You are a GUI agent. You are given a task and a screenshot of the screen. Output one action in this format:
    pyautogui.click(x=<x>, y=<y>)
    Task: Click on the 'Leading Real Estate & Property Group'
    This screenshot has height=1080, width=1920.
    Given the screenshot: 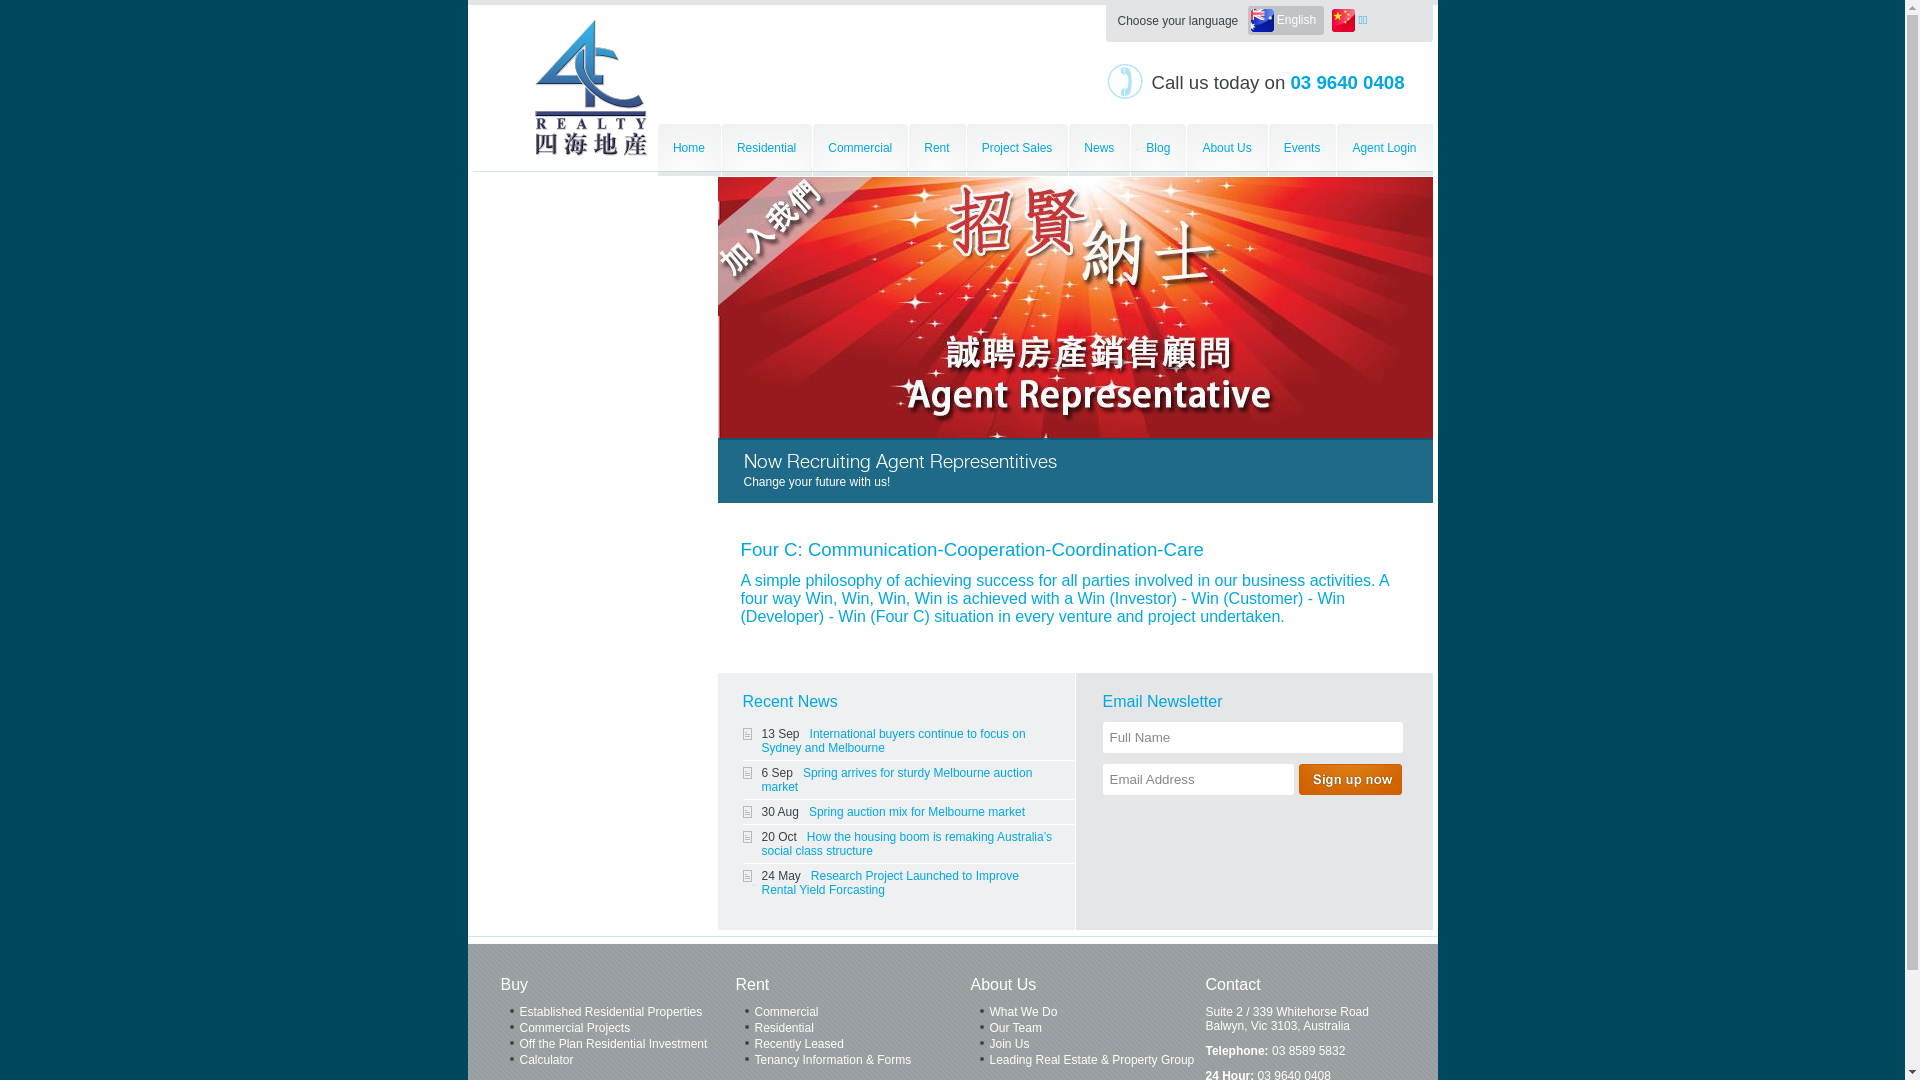 What is the action you would take?
    pyautogui.click(x=1086, y=1059)
    